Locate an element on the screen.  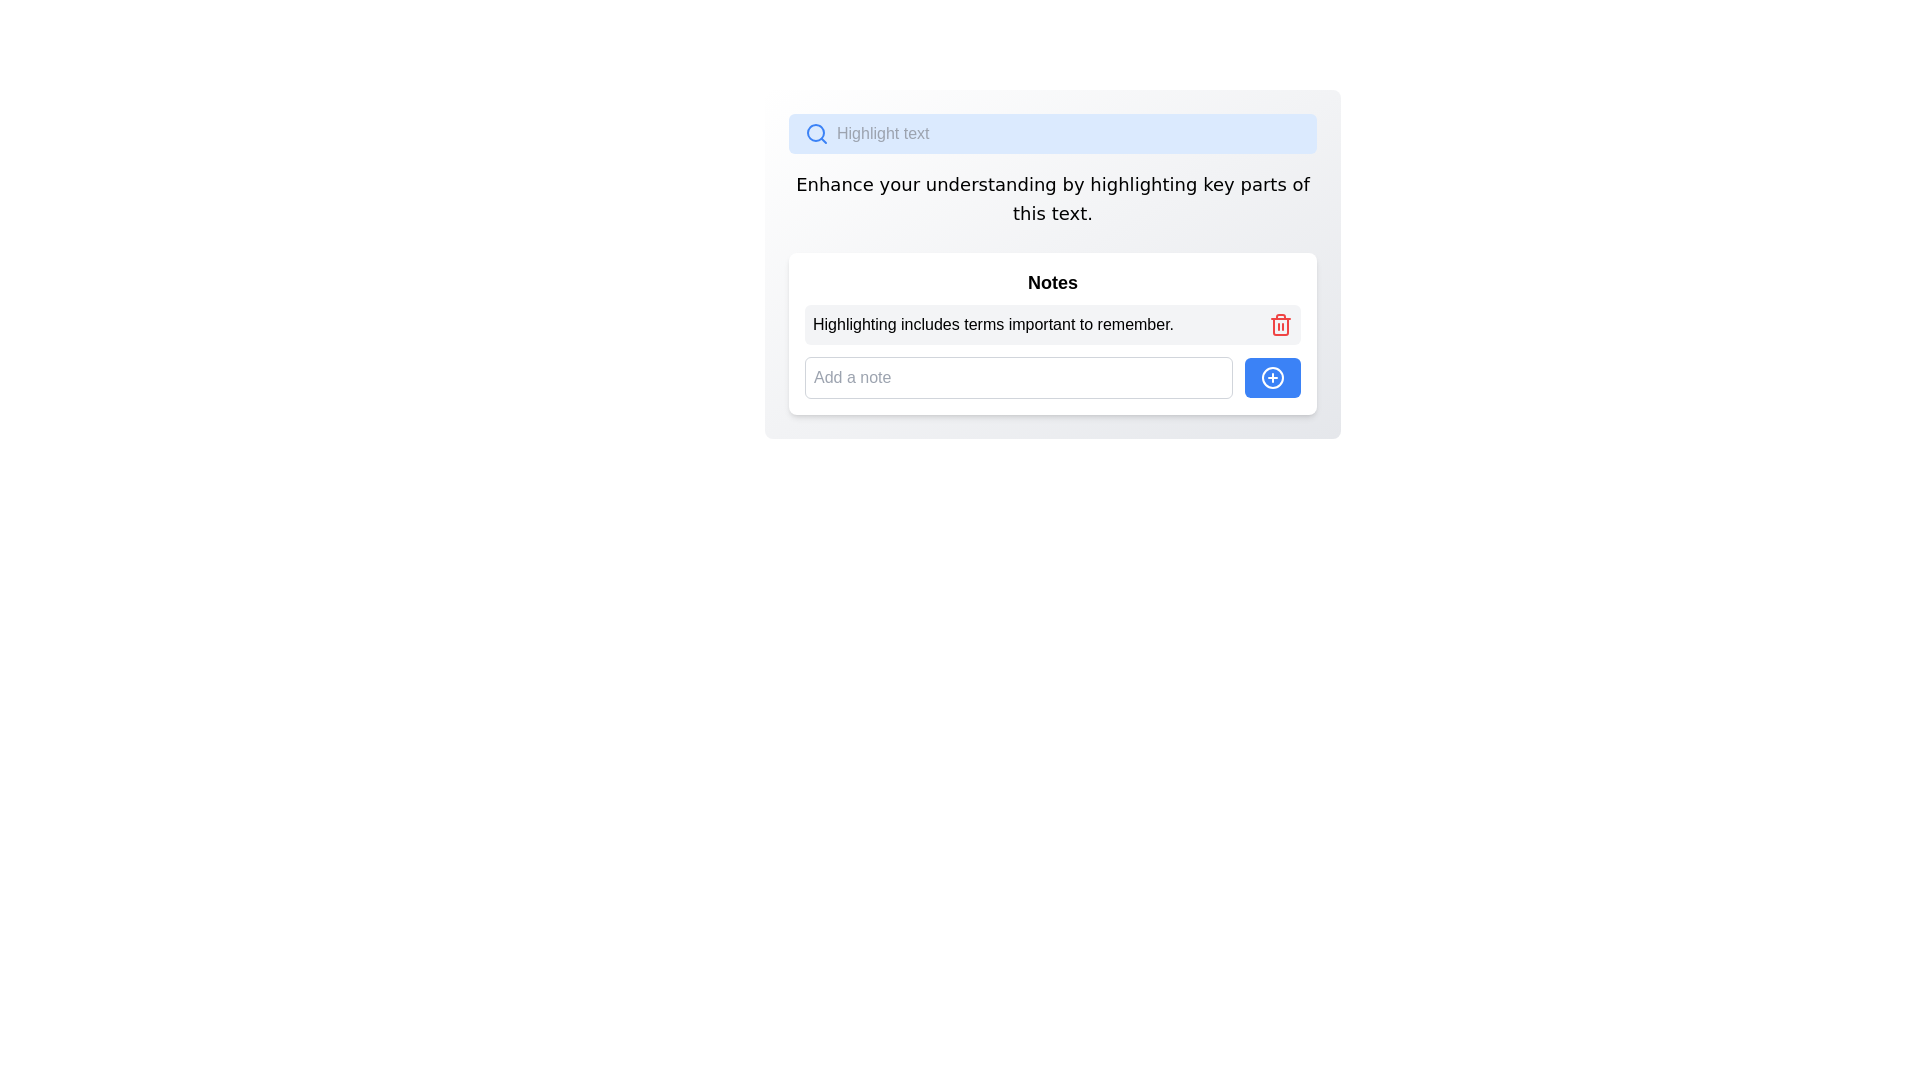
the text character 'g' in the sentence 'Enhance your understanding by highlighting key parts of this text.' is located at coordinates (1145, 184).